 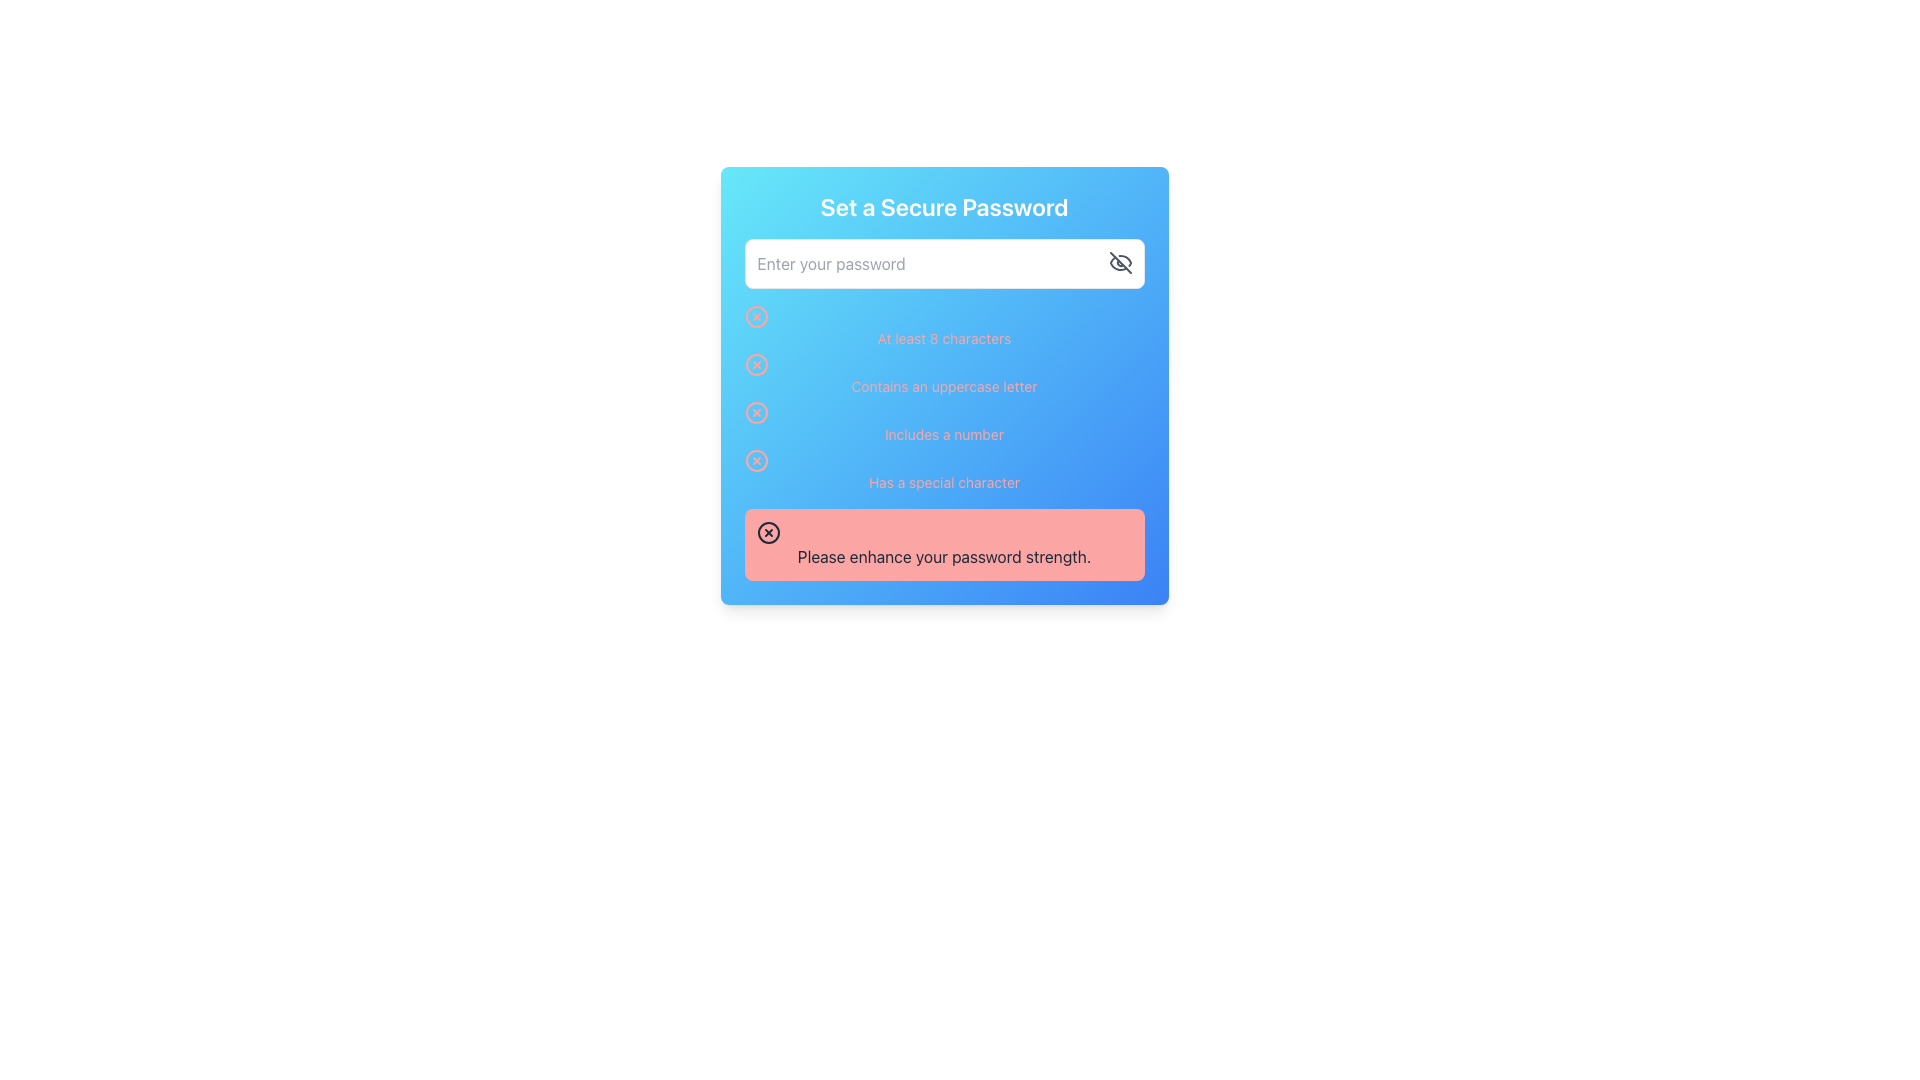 I want to click on the second item in the sequential checklist that informs the user about the requirement for an uppercase letter in a secure password, so click(x=943, y=385).